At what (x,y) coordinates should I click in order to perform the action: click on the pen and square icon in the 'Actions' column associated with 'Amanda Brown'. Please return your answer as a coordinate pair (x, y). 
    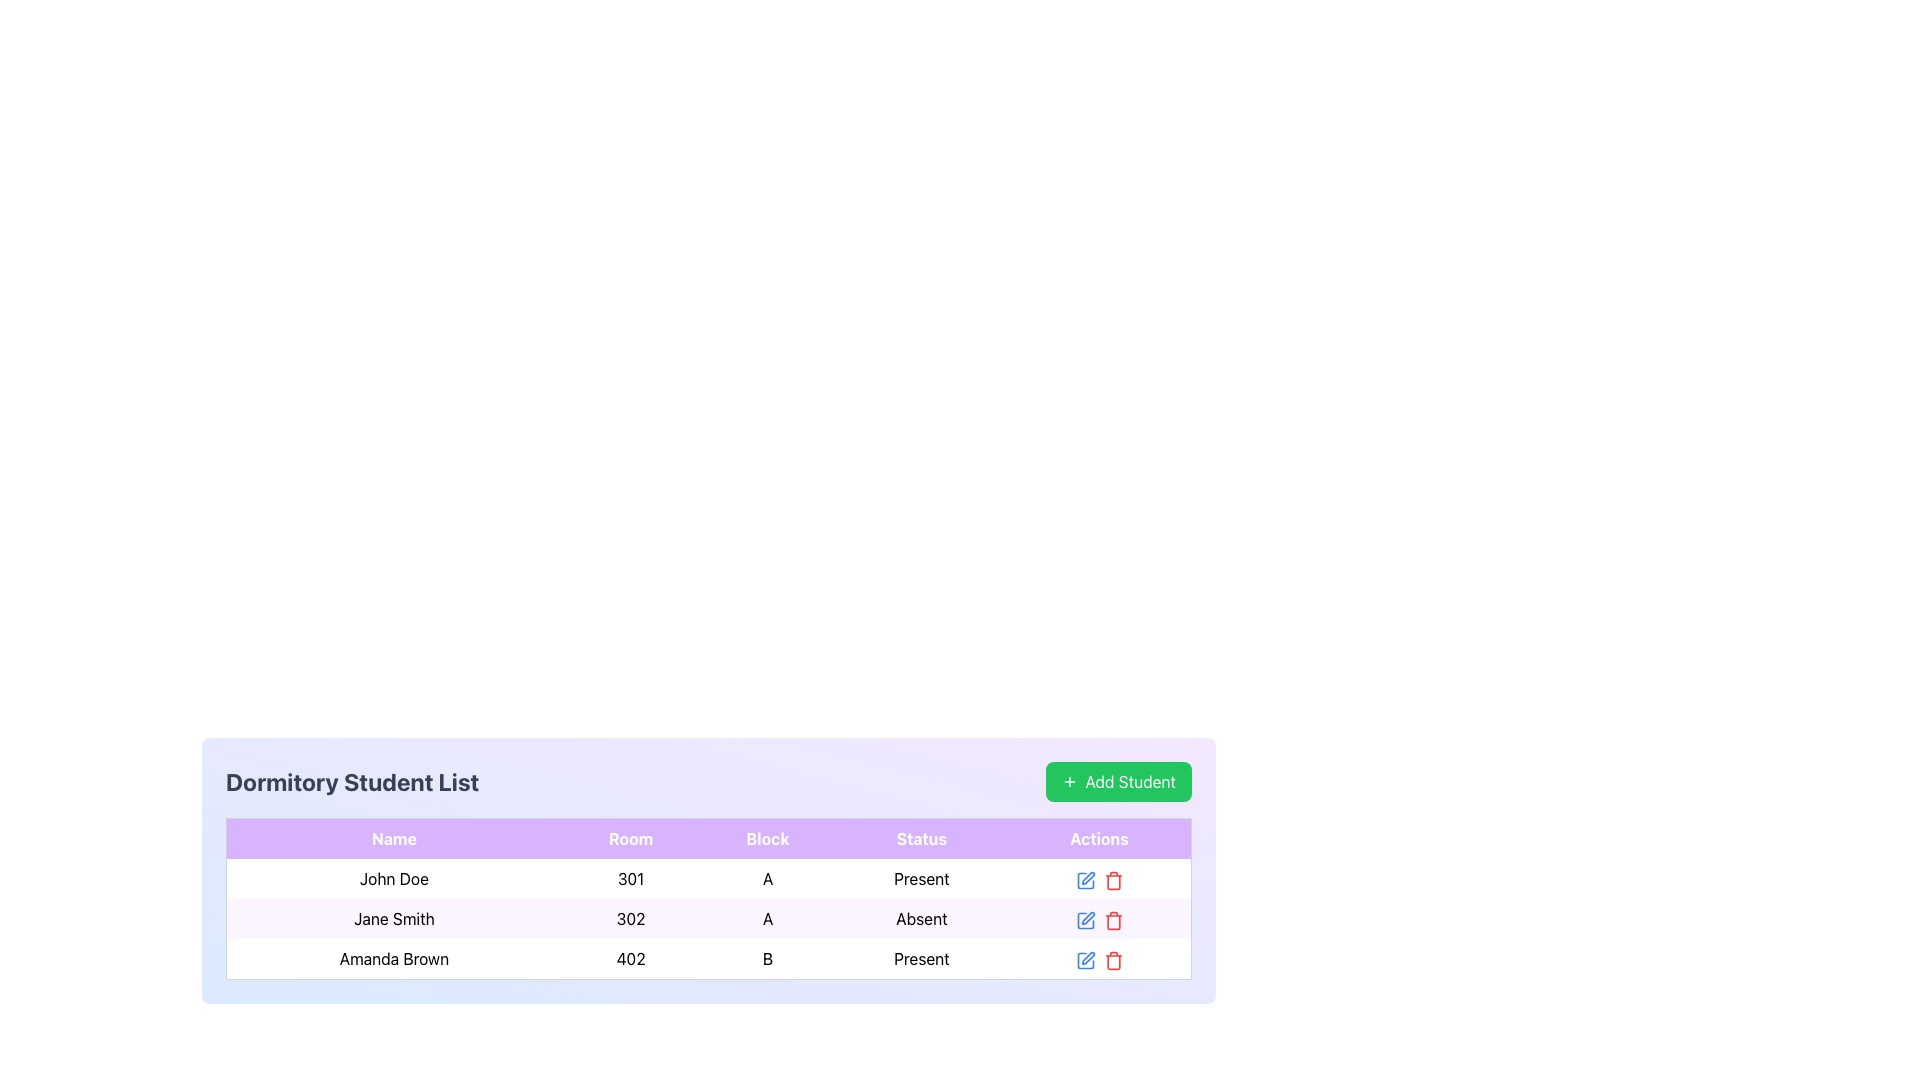
    Looking at the image, I should click on (1084, 959).